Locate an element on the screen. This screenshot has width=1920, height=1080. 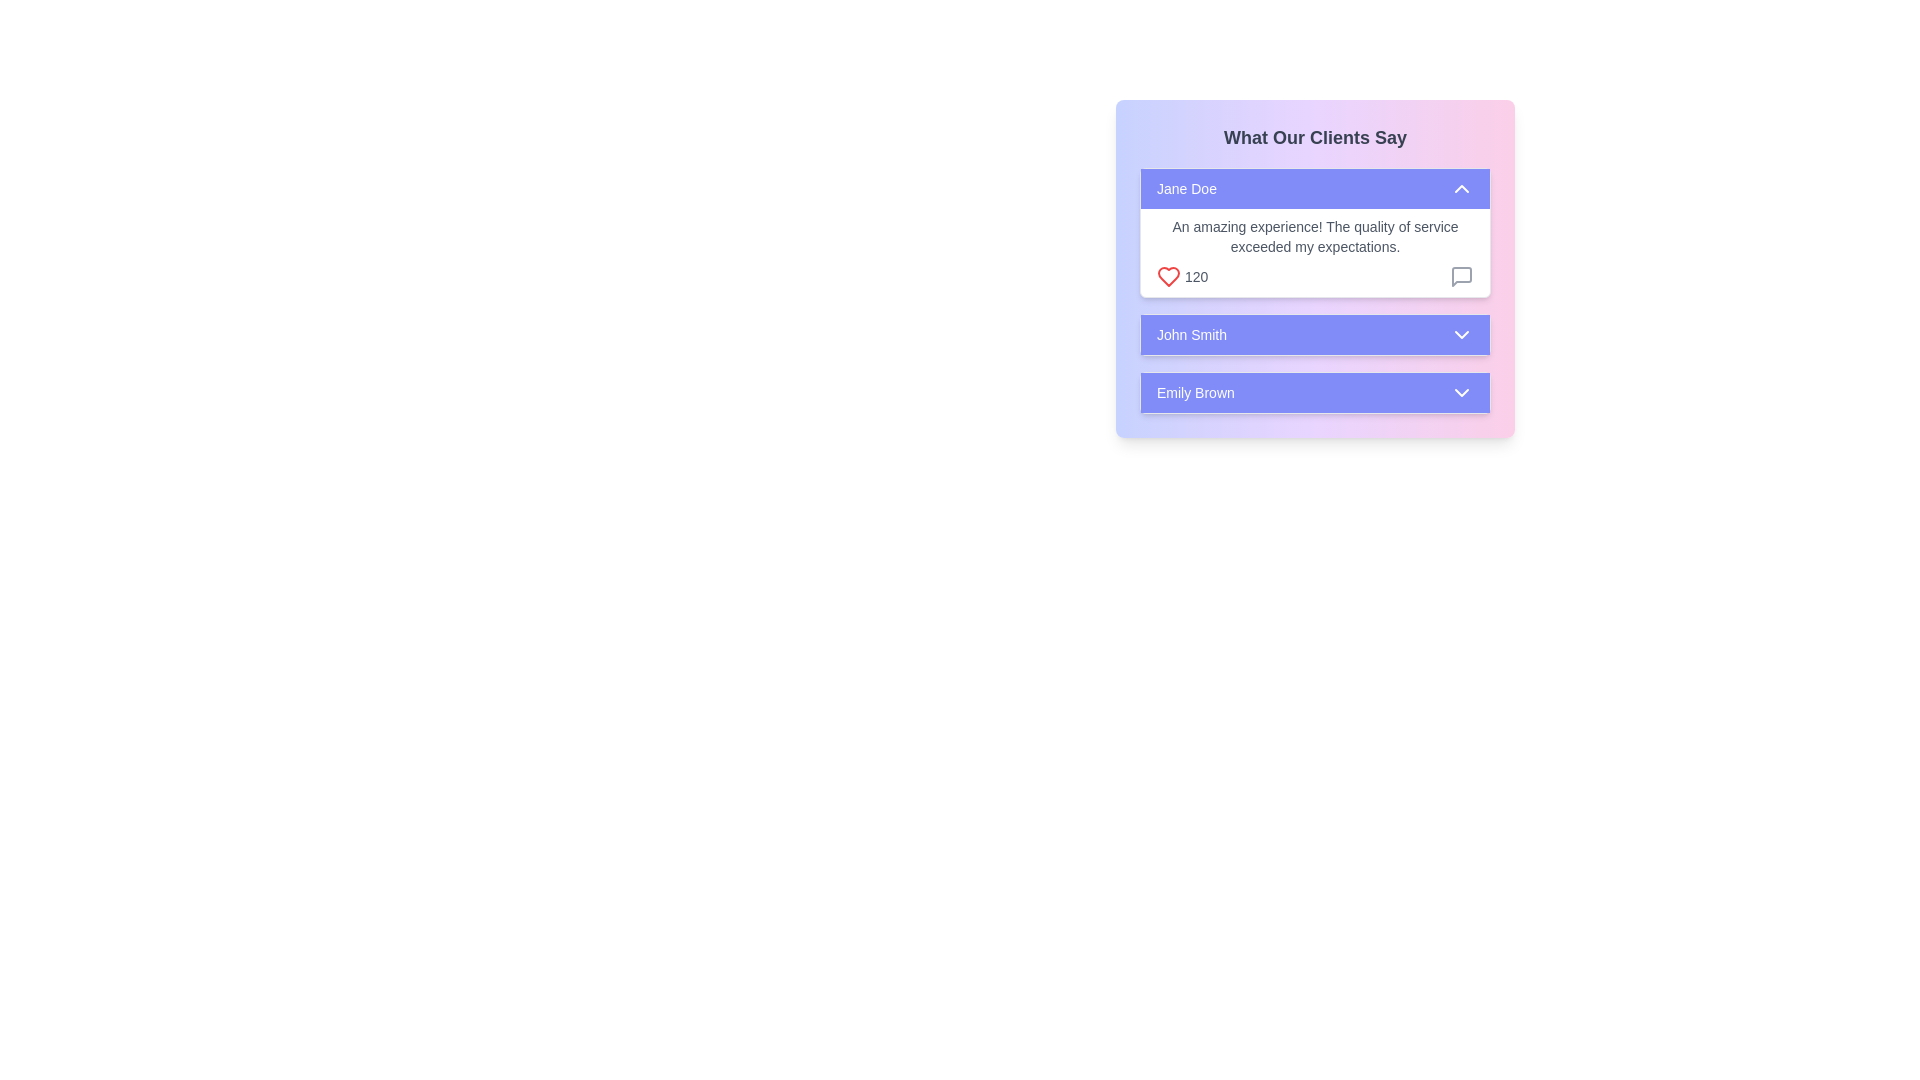
the text label displaying 'Jane Doe' which is bold and white against a light purple background, located in the upper section of a vertically stacked list next to a chevron arrow icon is located at coordinates (1186, 189).